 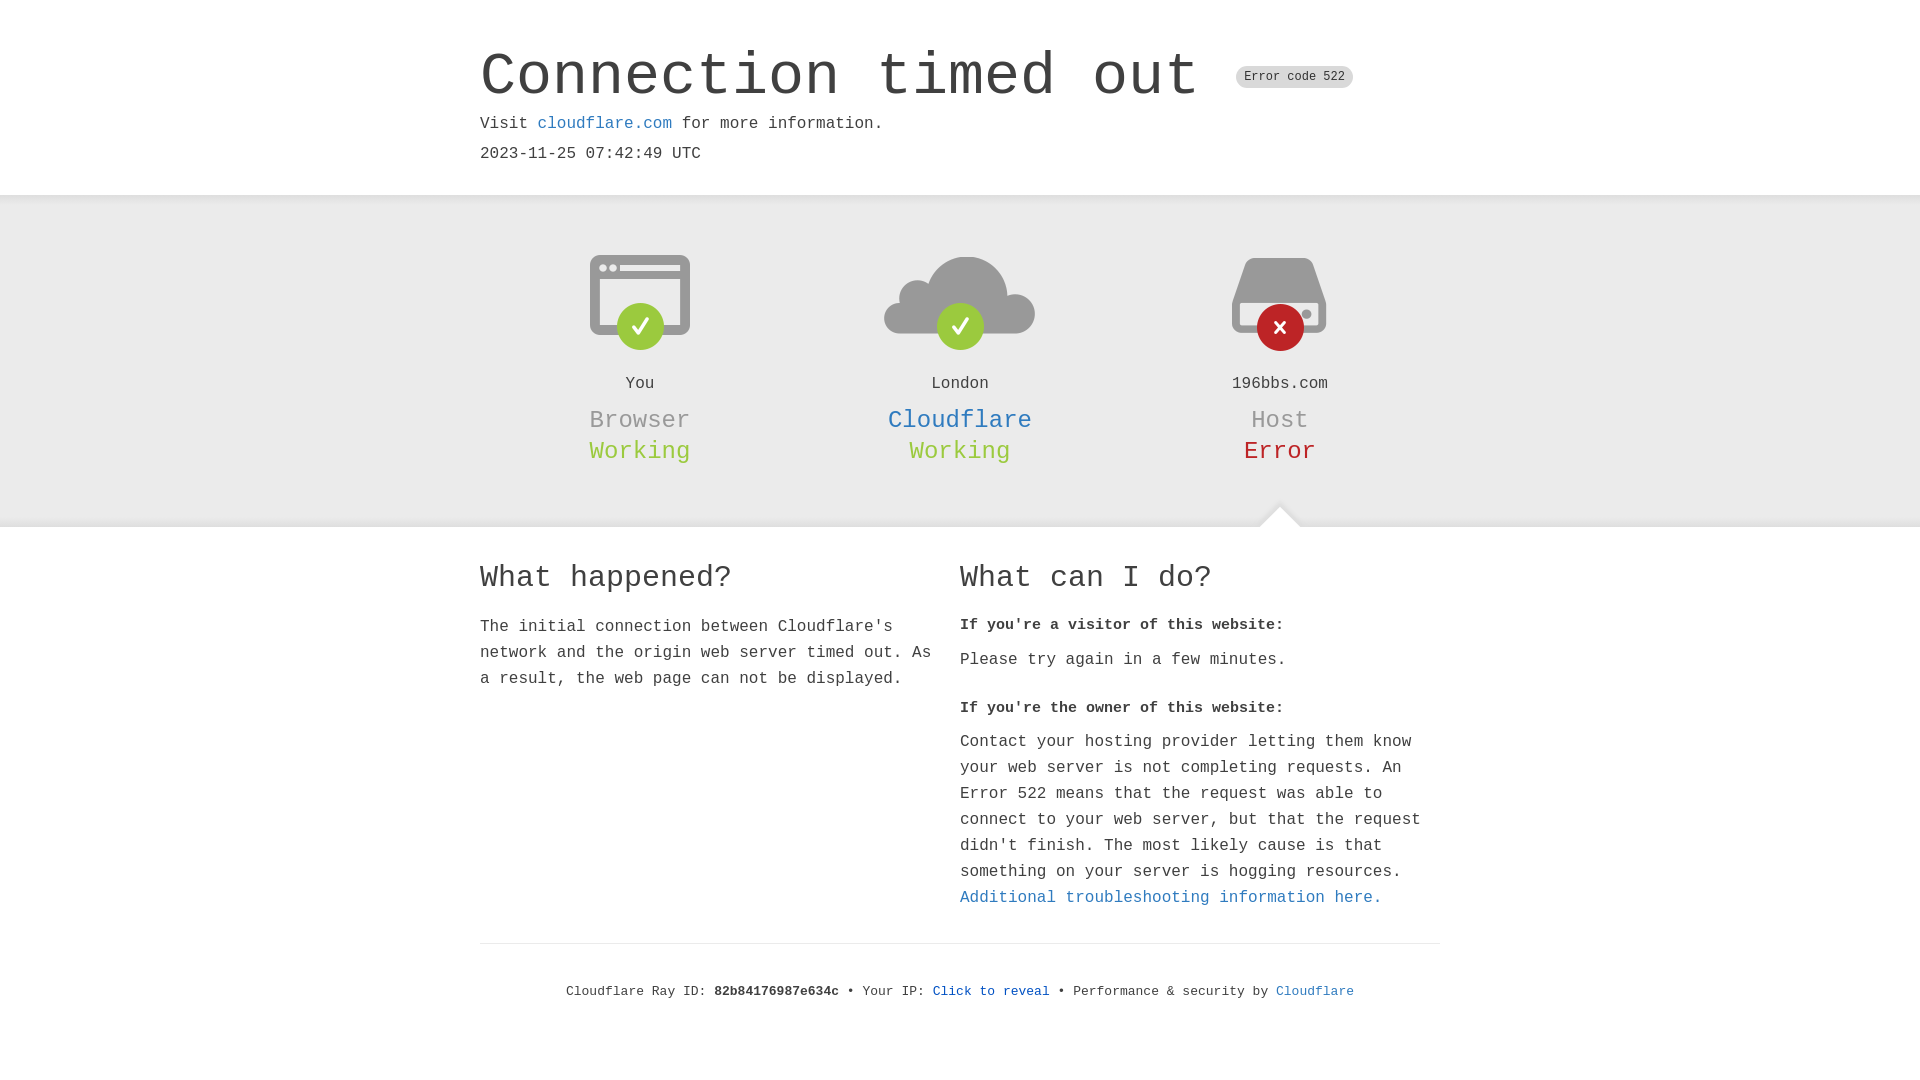 I want to click on 'Additional troubleshooting information here.', so click(x=1171, y=897).